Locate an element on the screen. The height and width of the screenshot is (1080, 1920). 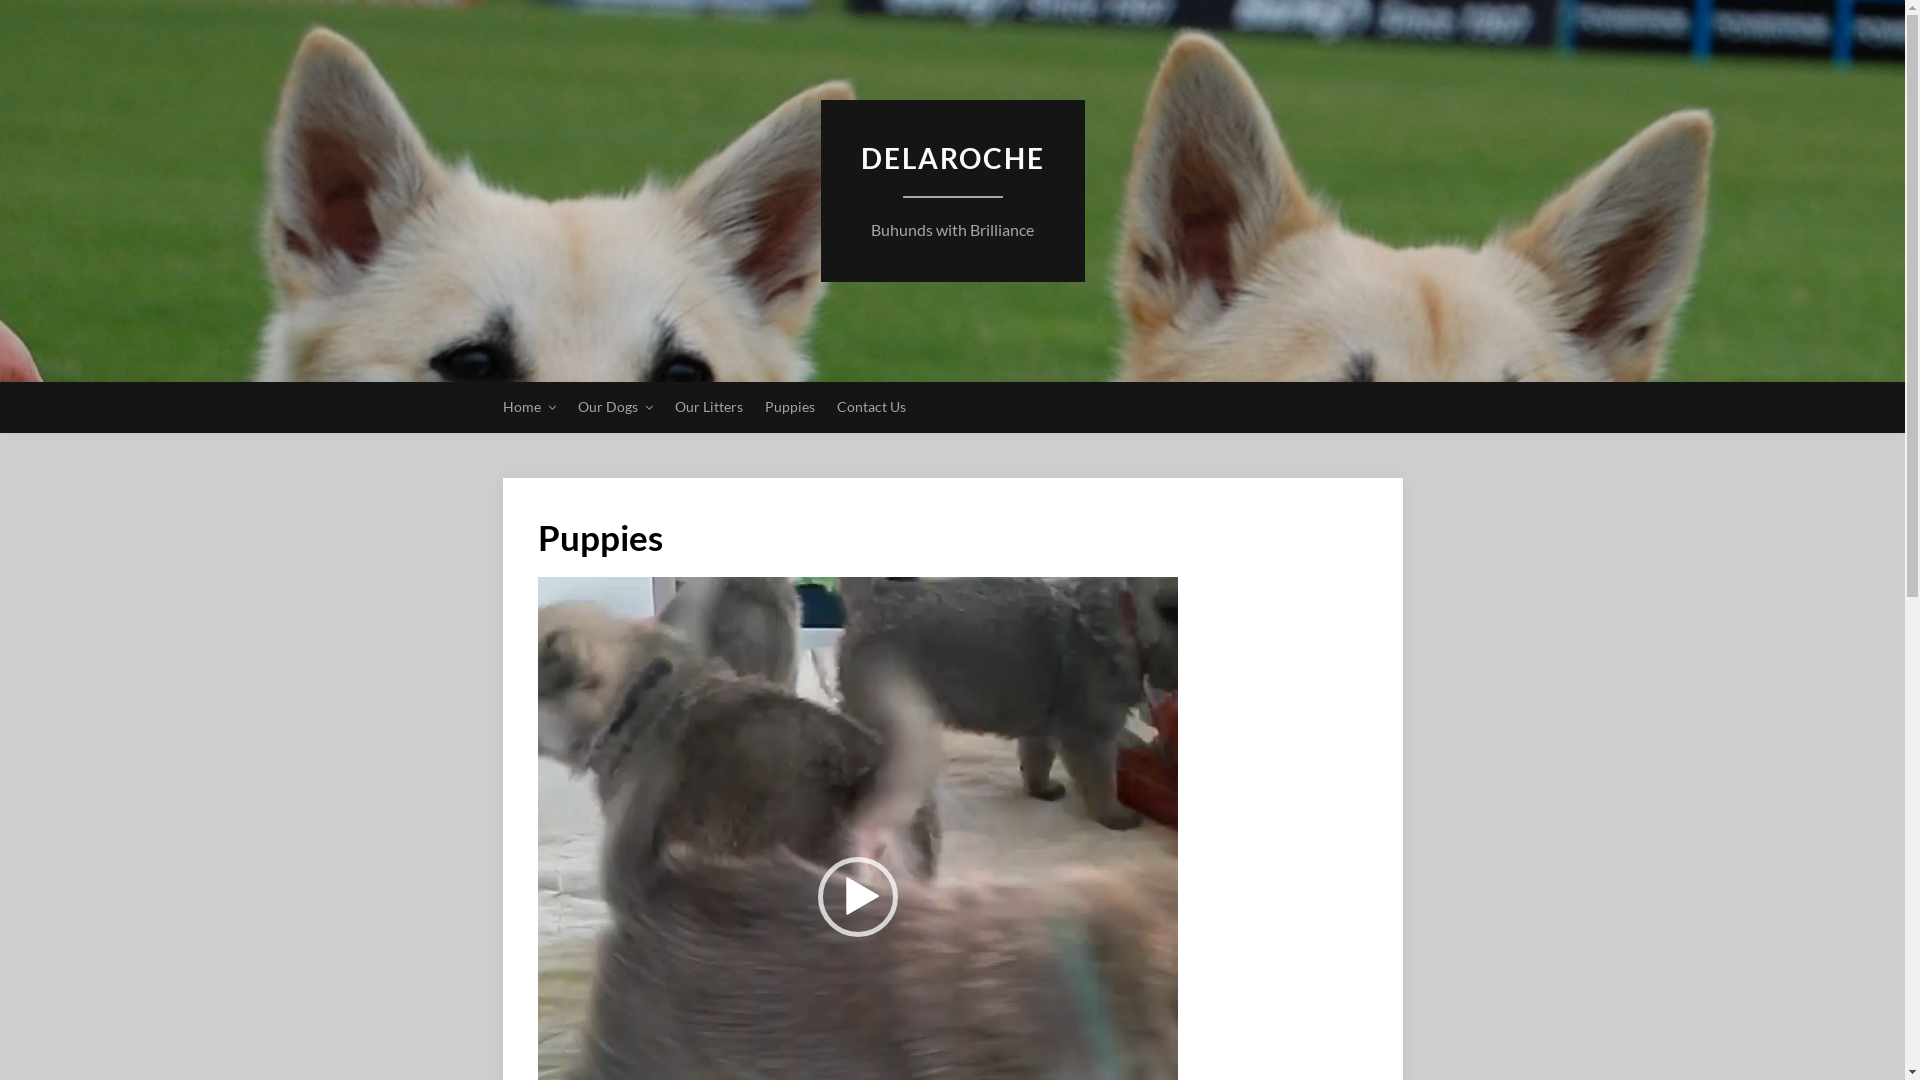
'Our Litters' is located at coordinates (708, 406).